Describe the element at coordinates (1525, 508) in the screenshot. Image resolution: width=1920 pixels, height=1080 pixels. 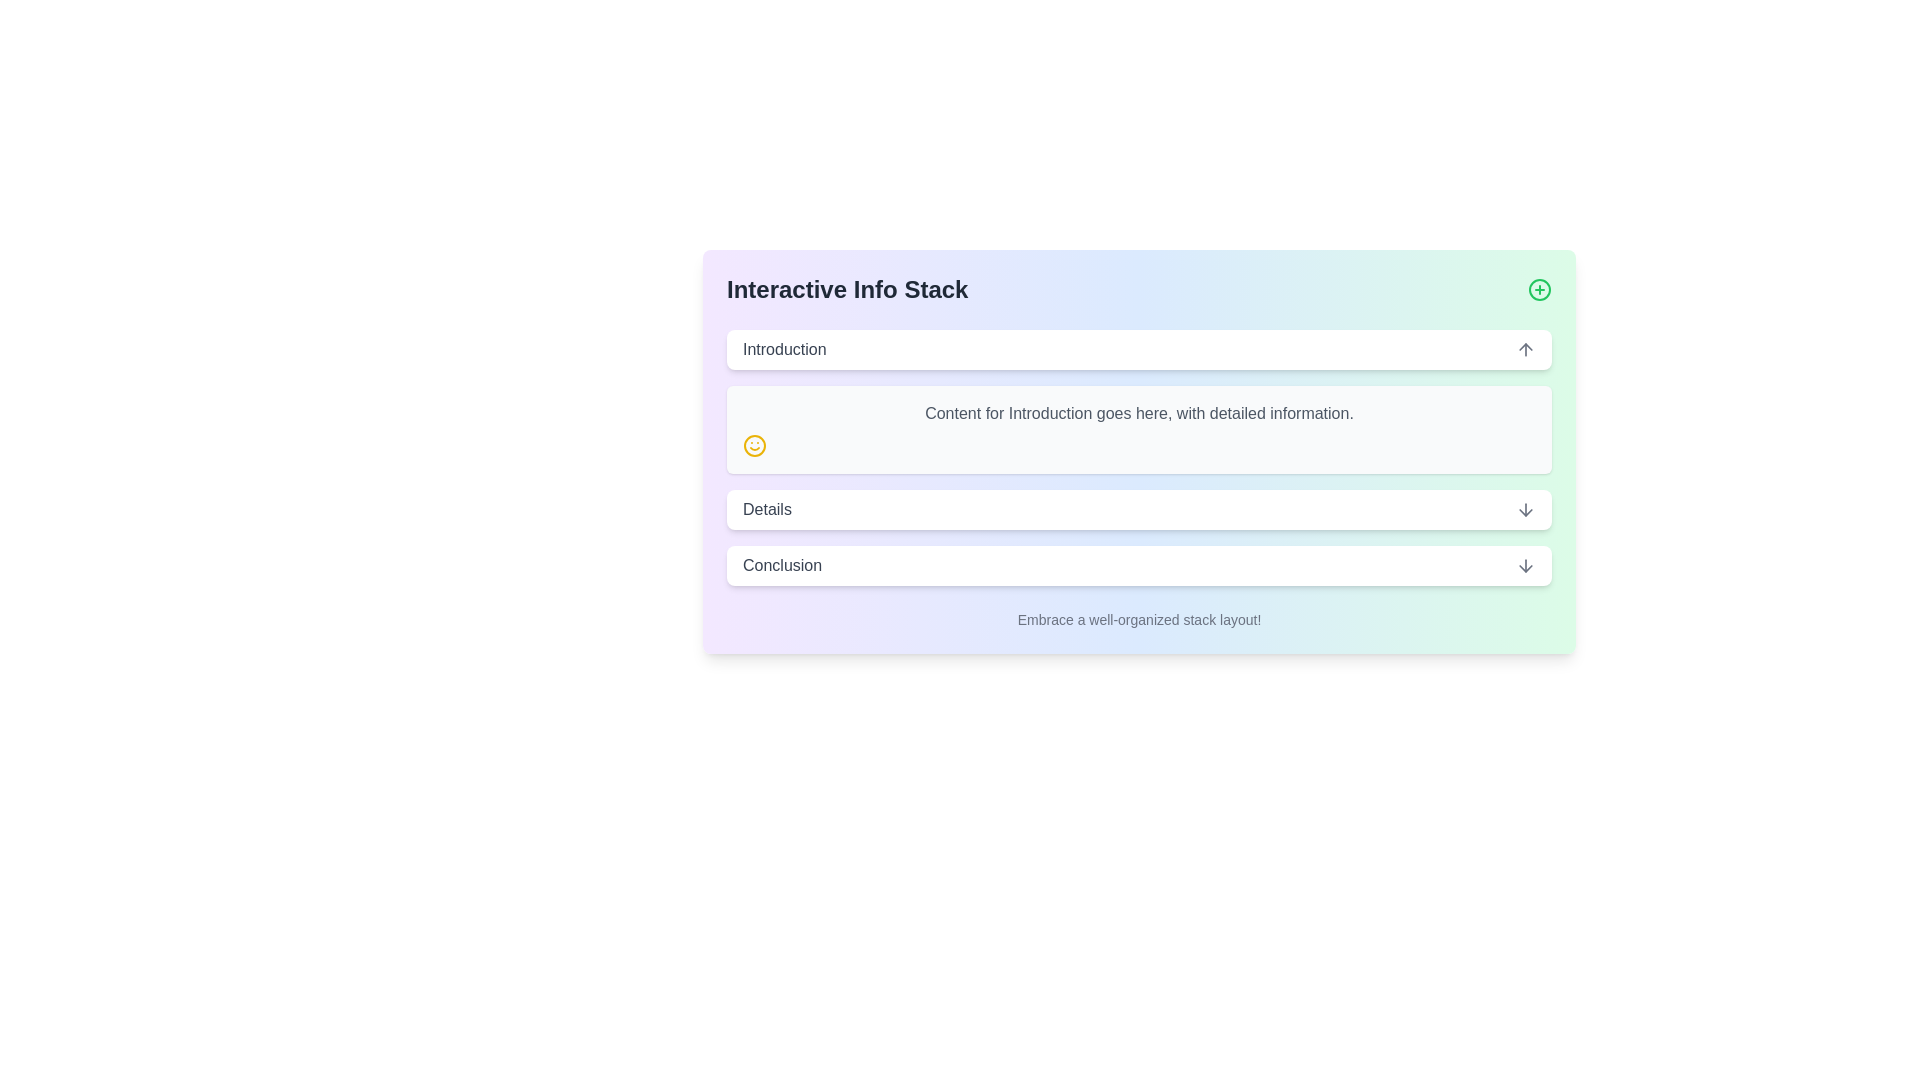
I see `the small downwards-pointing arrow icon located on the right side of the 'Details' text within the white rectangular button` at that location.